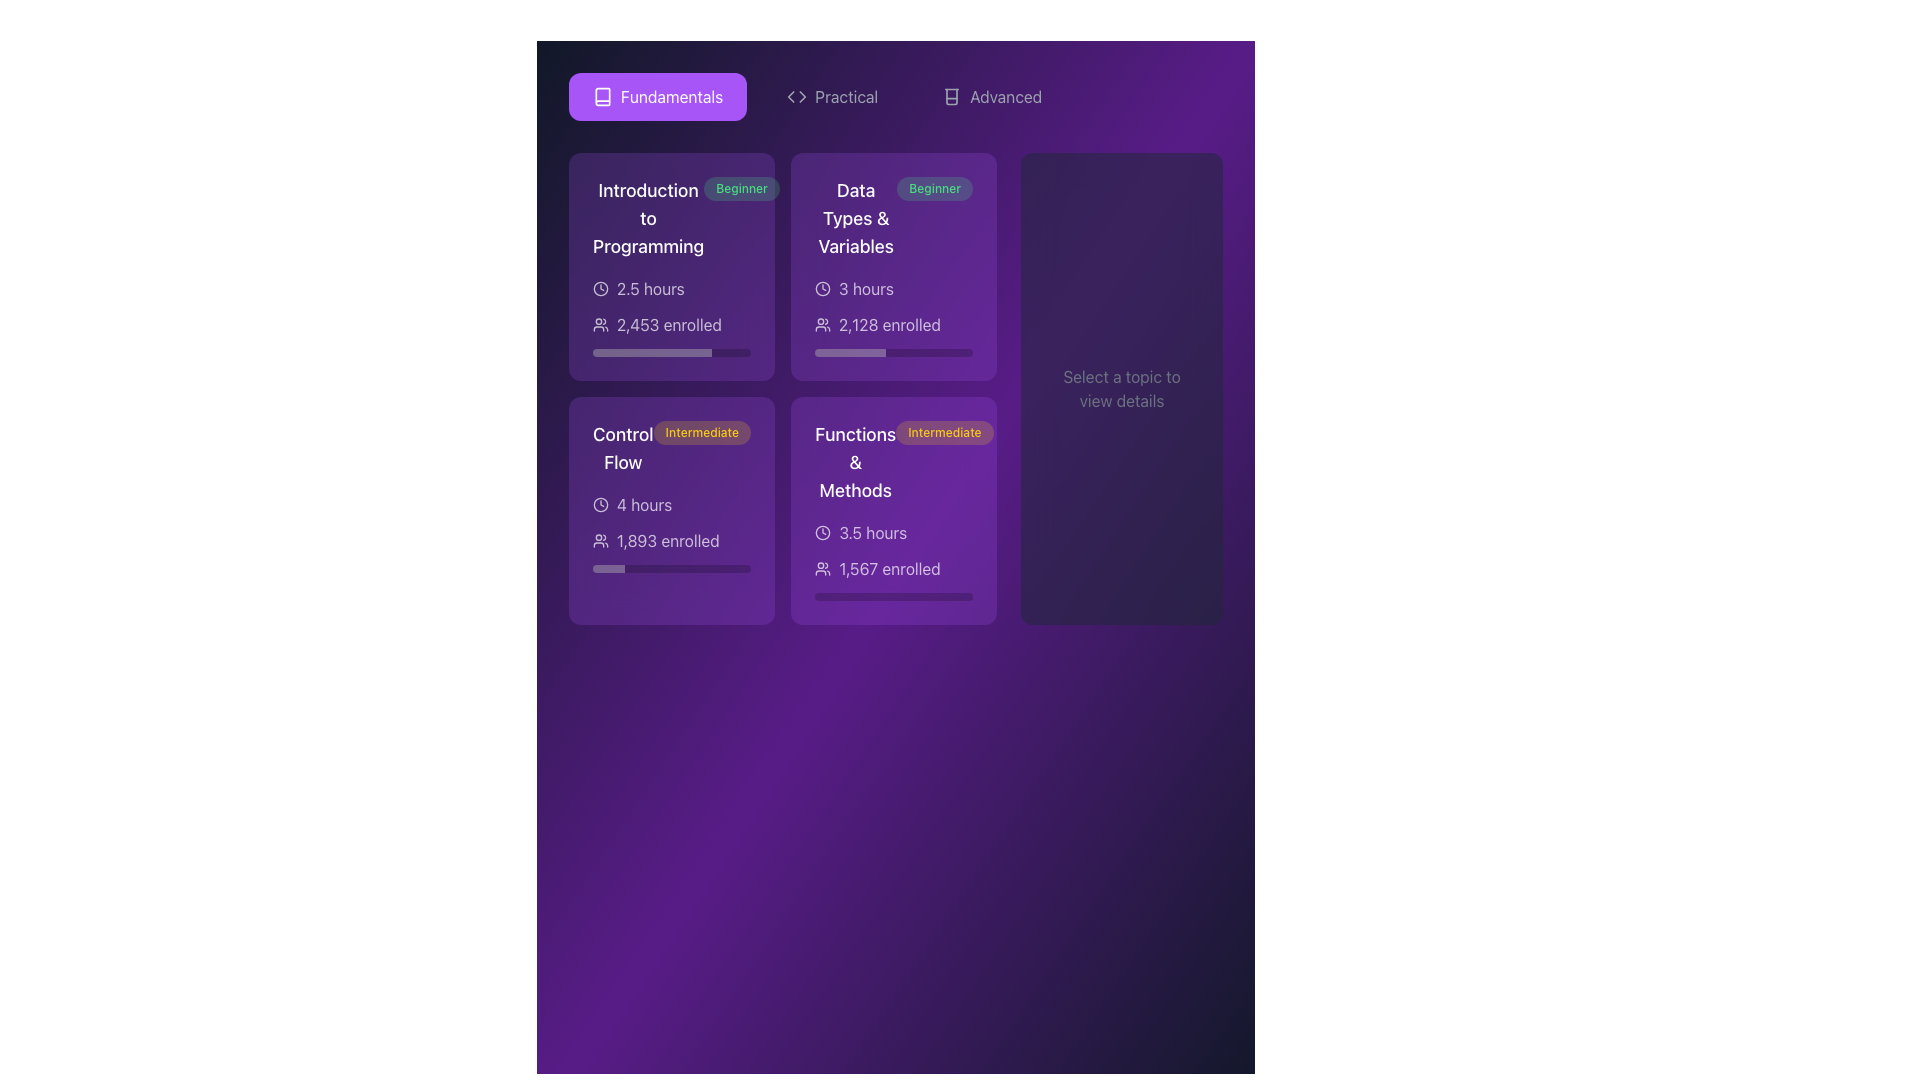  What do you see at coordinates (599, 289) in the screenshot?
I see `the small clock icon representing time duration located within the 'Introduction to Programming' card, positioned to the left of the text '2.5 hours'` at bounding box center [599, 289].